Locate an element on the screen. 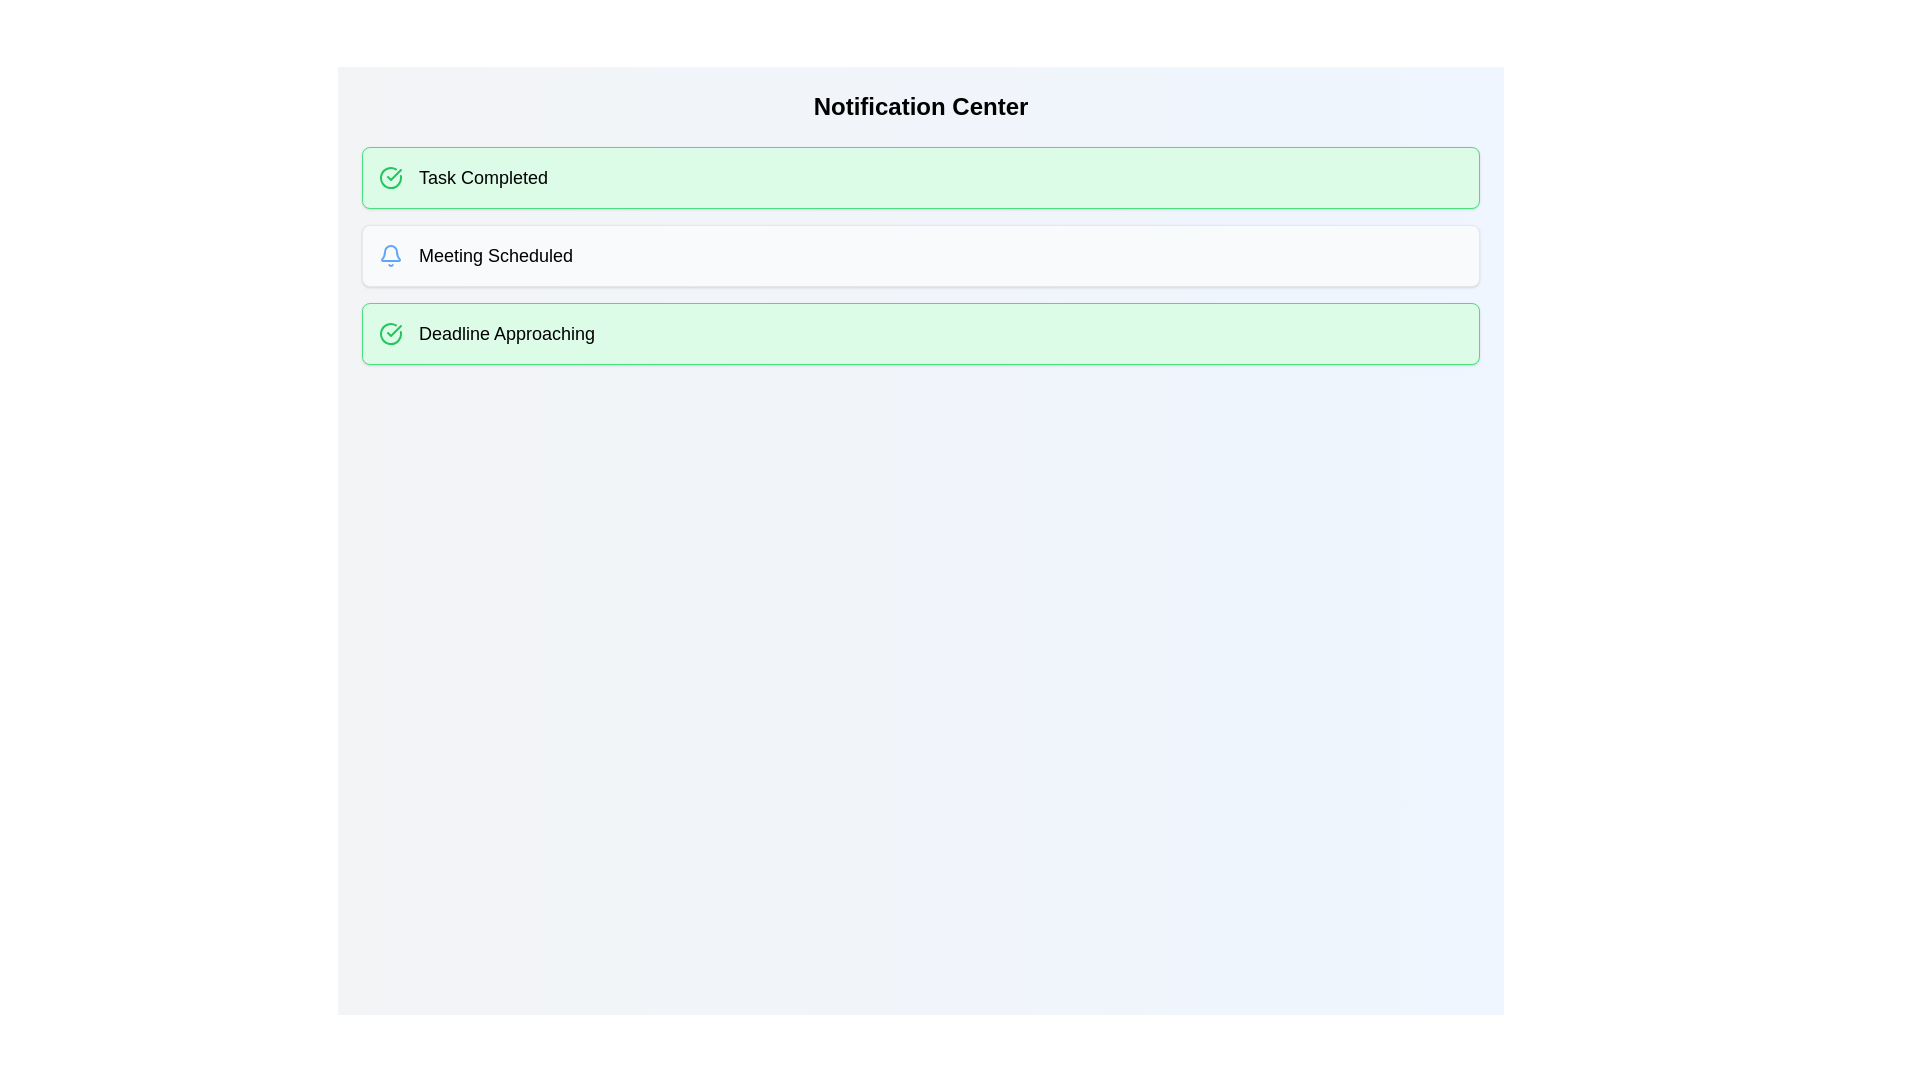 The image size is (1920, 1080). the notification chip labeled 'Deadline Approaching' by clicking on it is located at coordinates (920, 333).